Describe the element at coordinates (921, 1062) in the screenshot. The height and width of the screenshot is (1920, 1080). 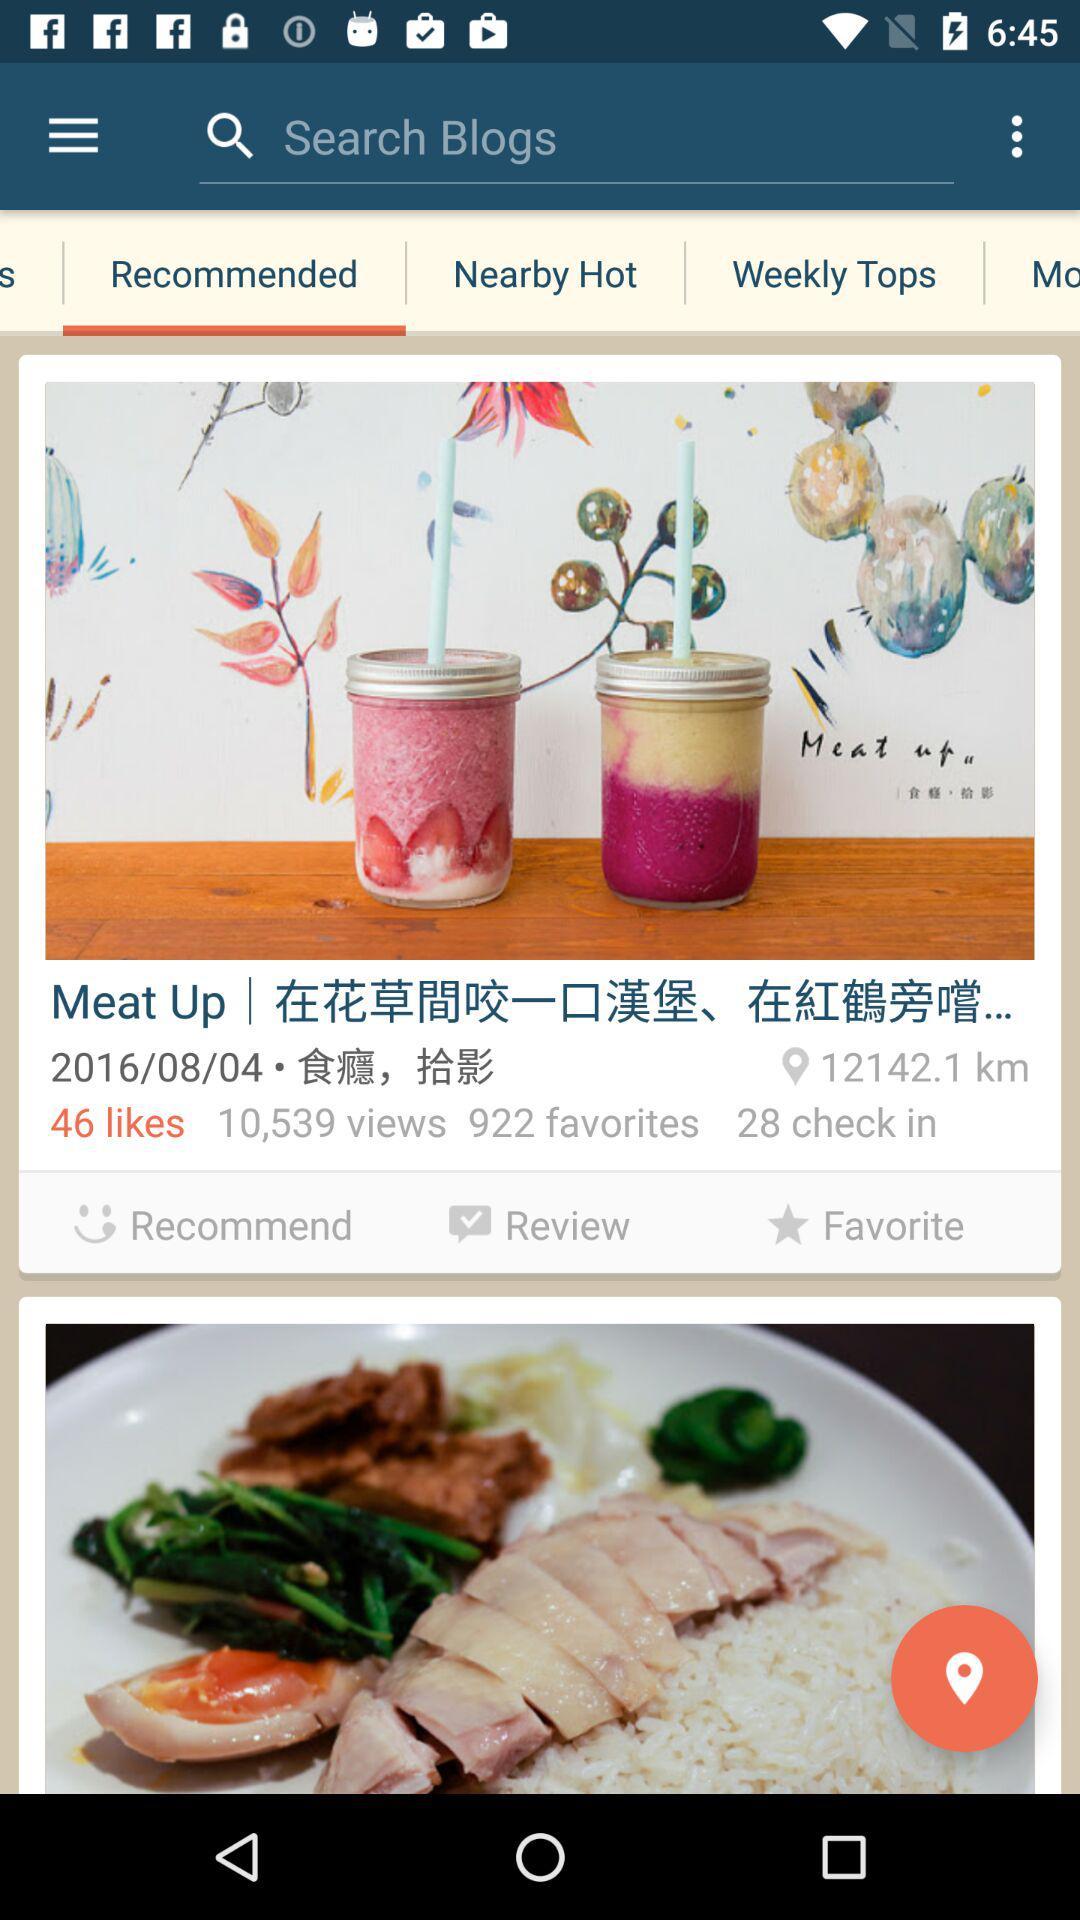
I see `12142.1 km item` at that location.